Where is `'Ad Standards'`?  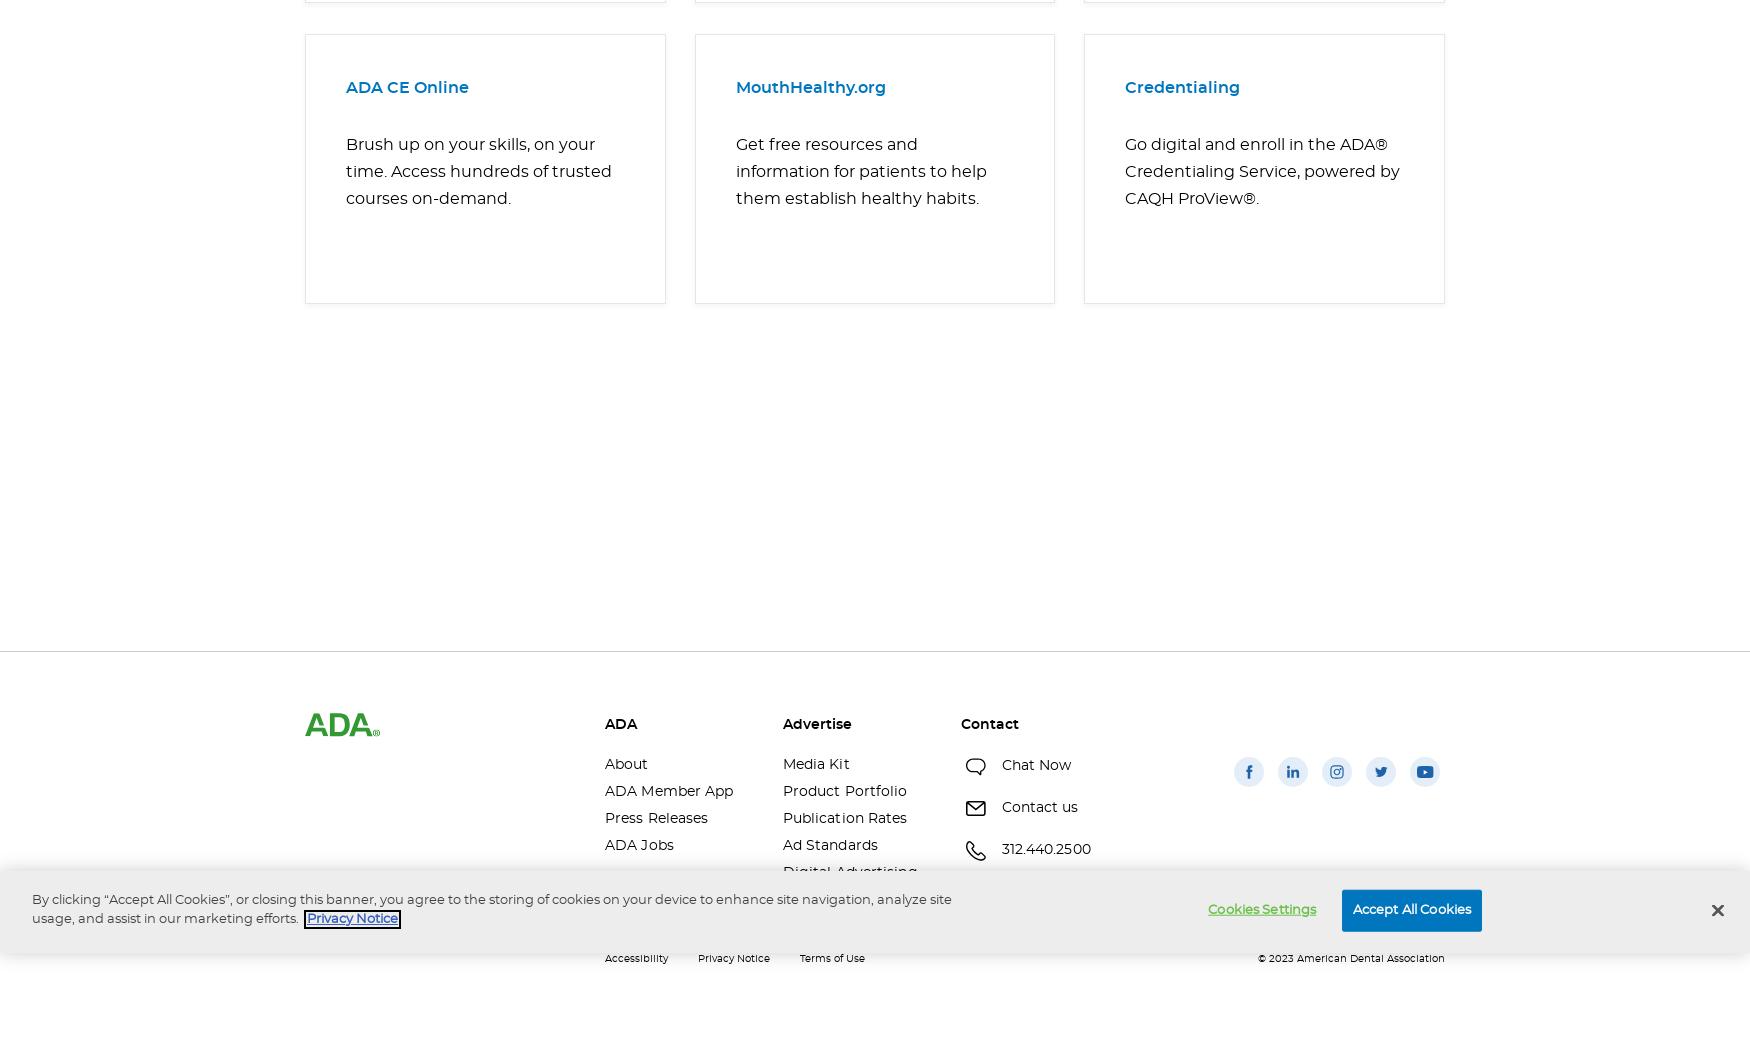 'Ad Standards' is located at coordinates (829, 845).